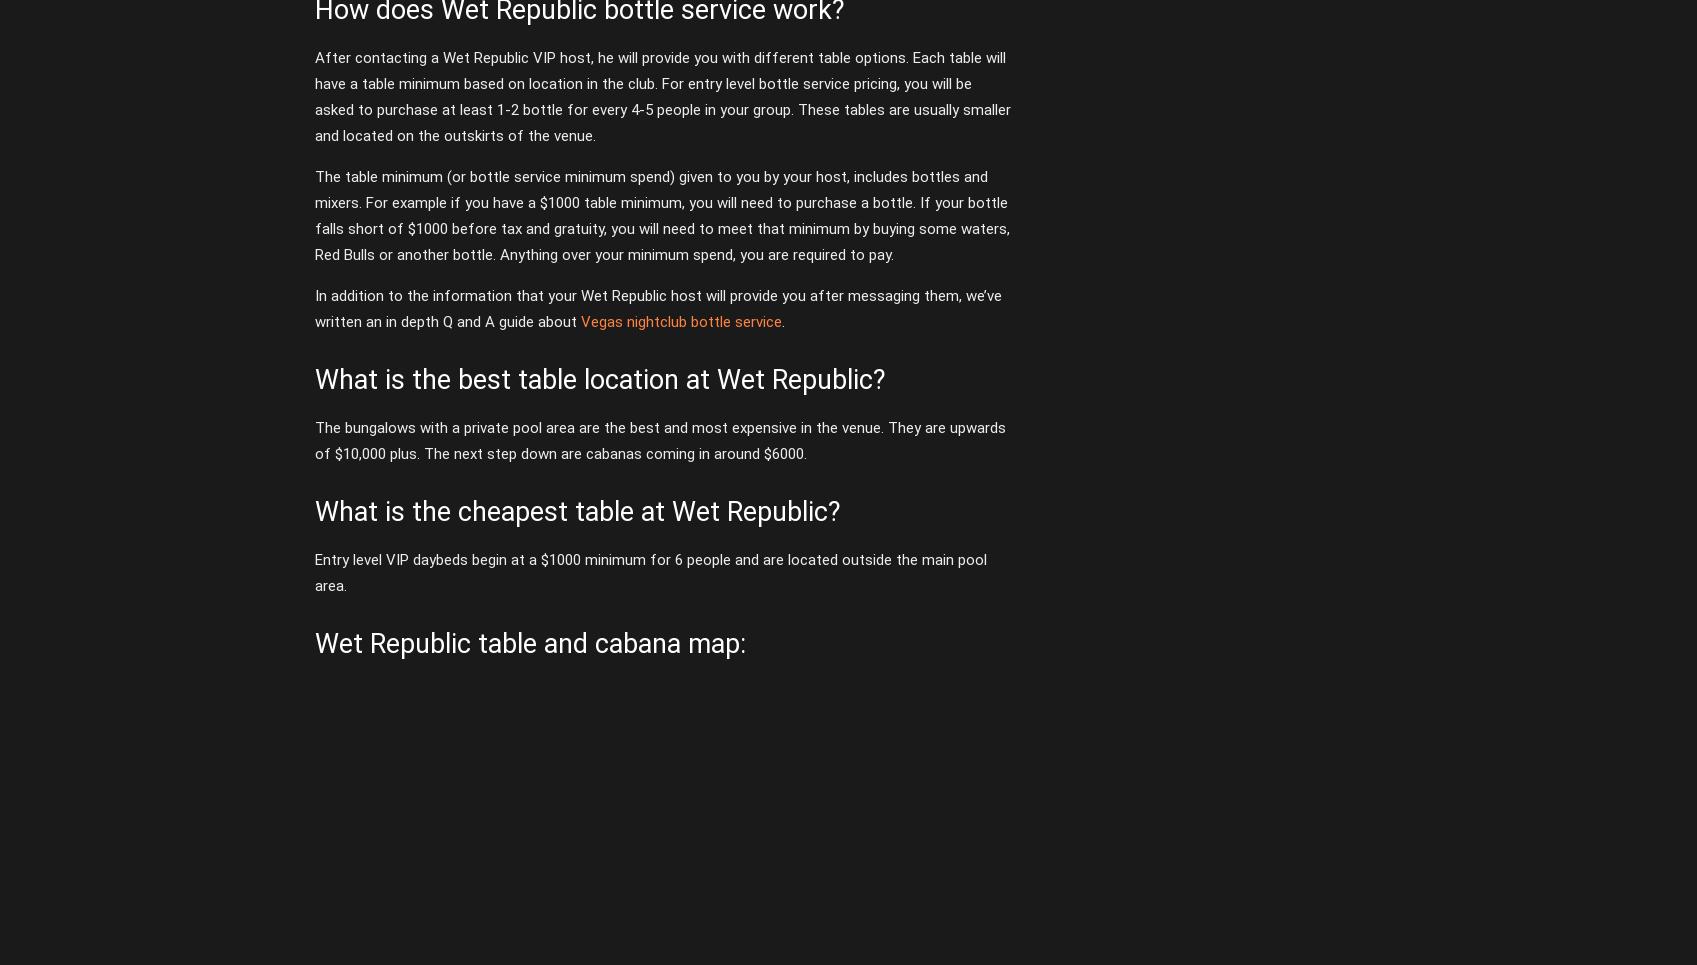  What do you see at coordinates (575, 510) in the screenshot?
I see `'What is the cheapest table at Wet Republic?'` at bounding box center [575, 510].